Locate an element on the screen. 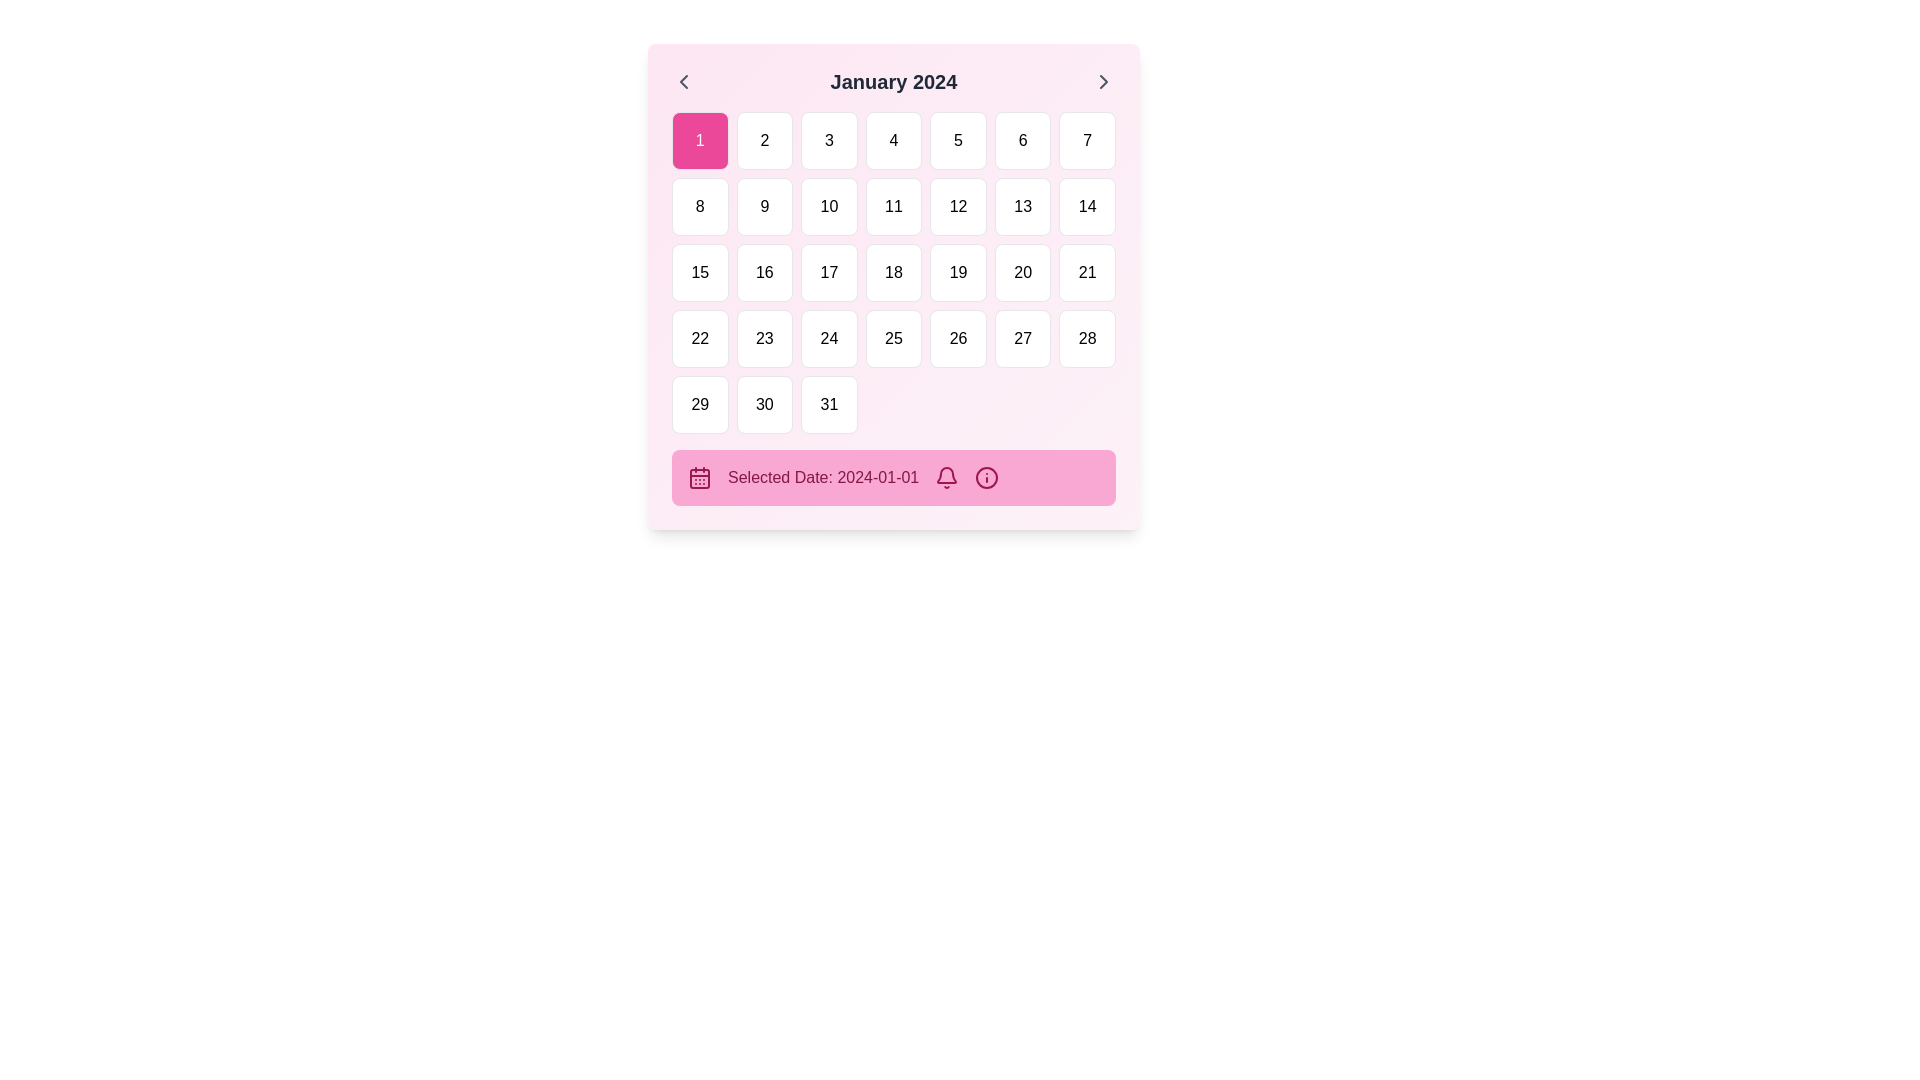 The height and width of the screenshot is (1080, 1920). the date selection button displaying '30' in a calendar view for January 2024 is located at coordinates (763, 405).